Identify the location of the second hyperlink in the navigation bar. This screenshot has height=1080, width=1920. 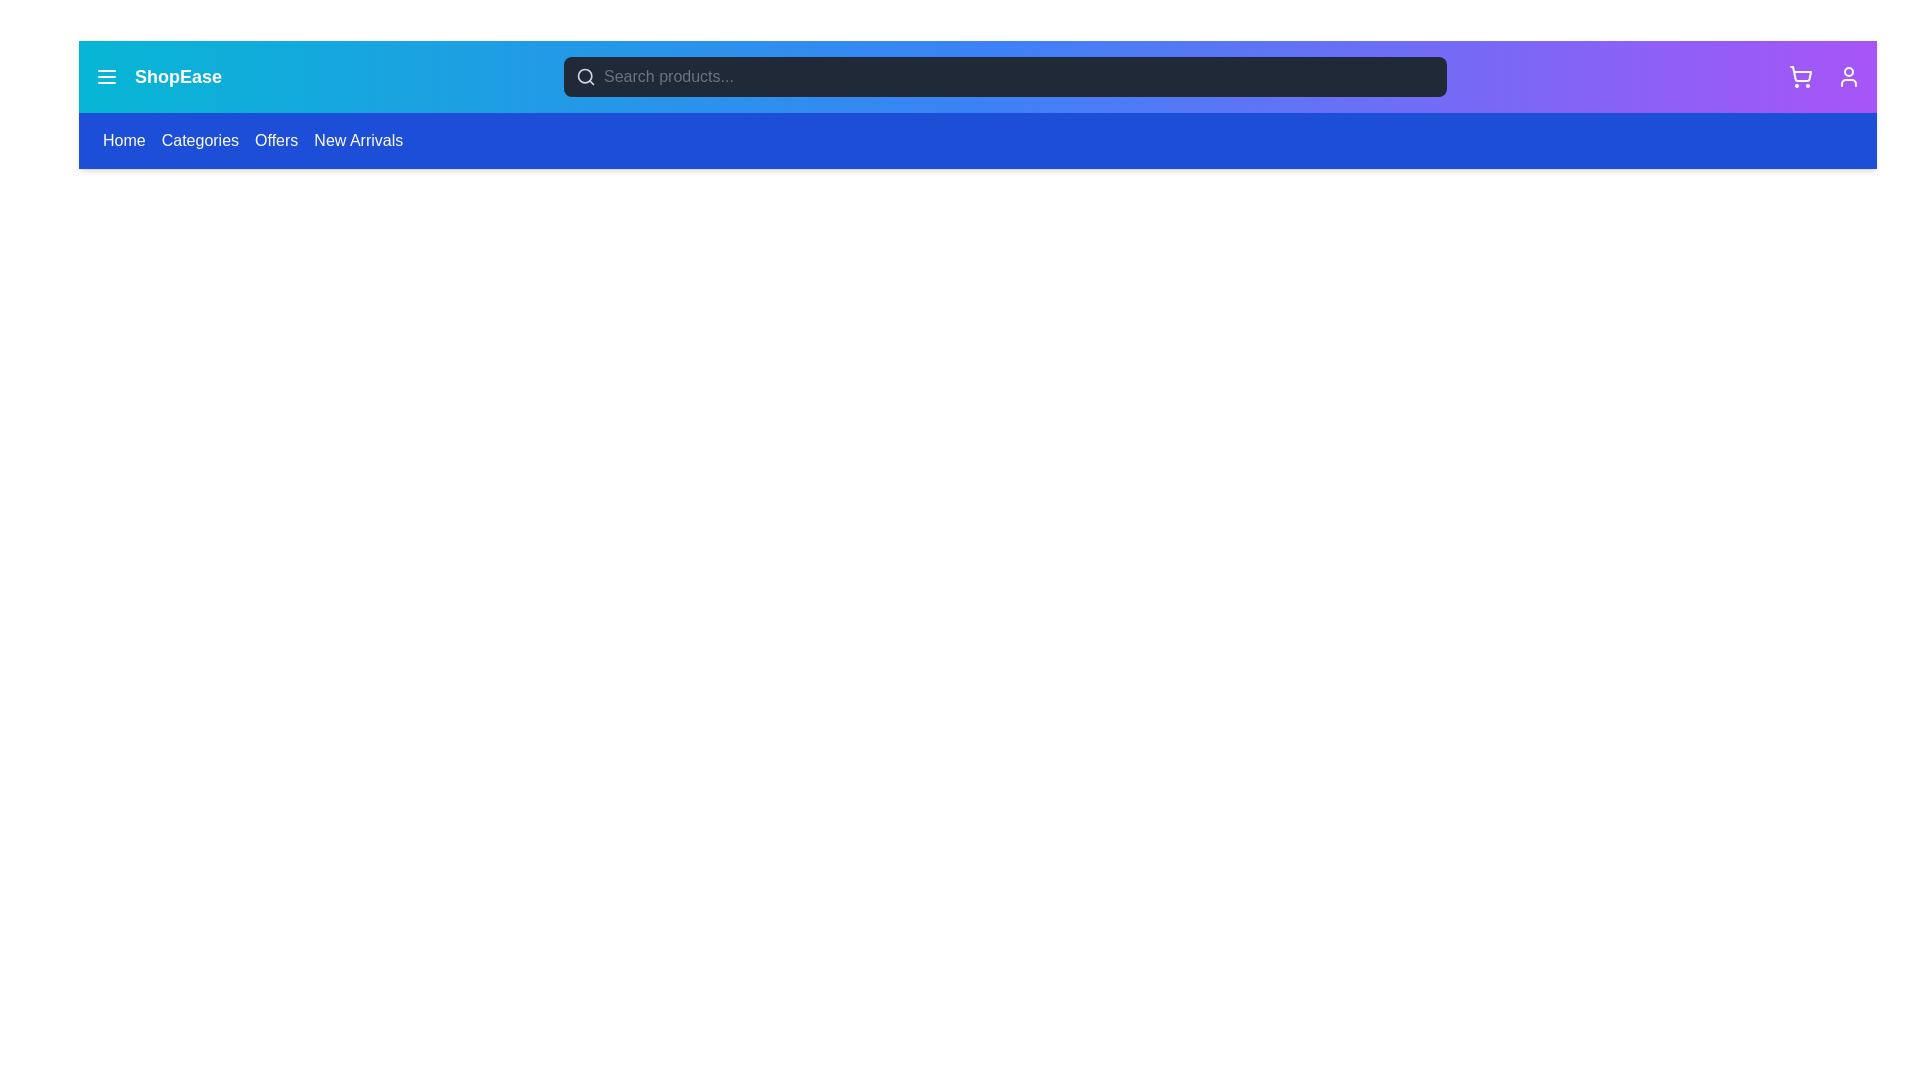
(200, 140).